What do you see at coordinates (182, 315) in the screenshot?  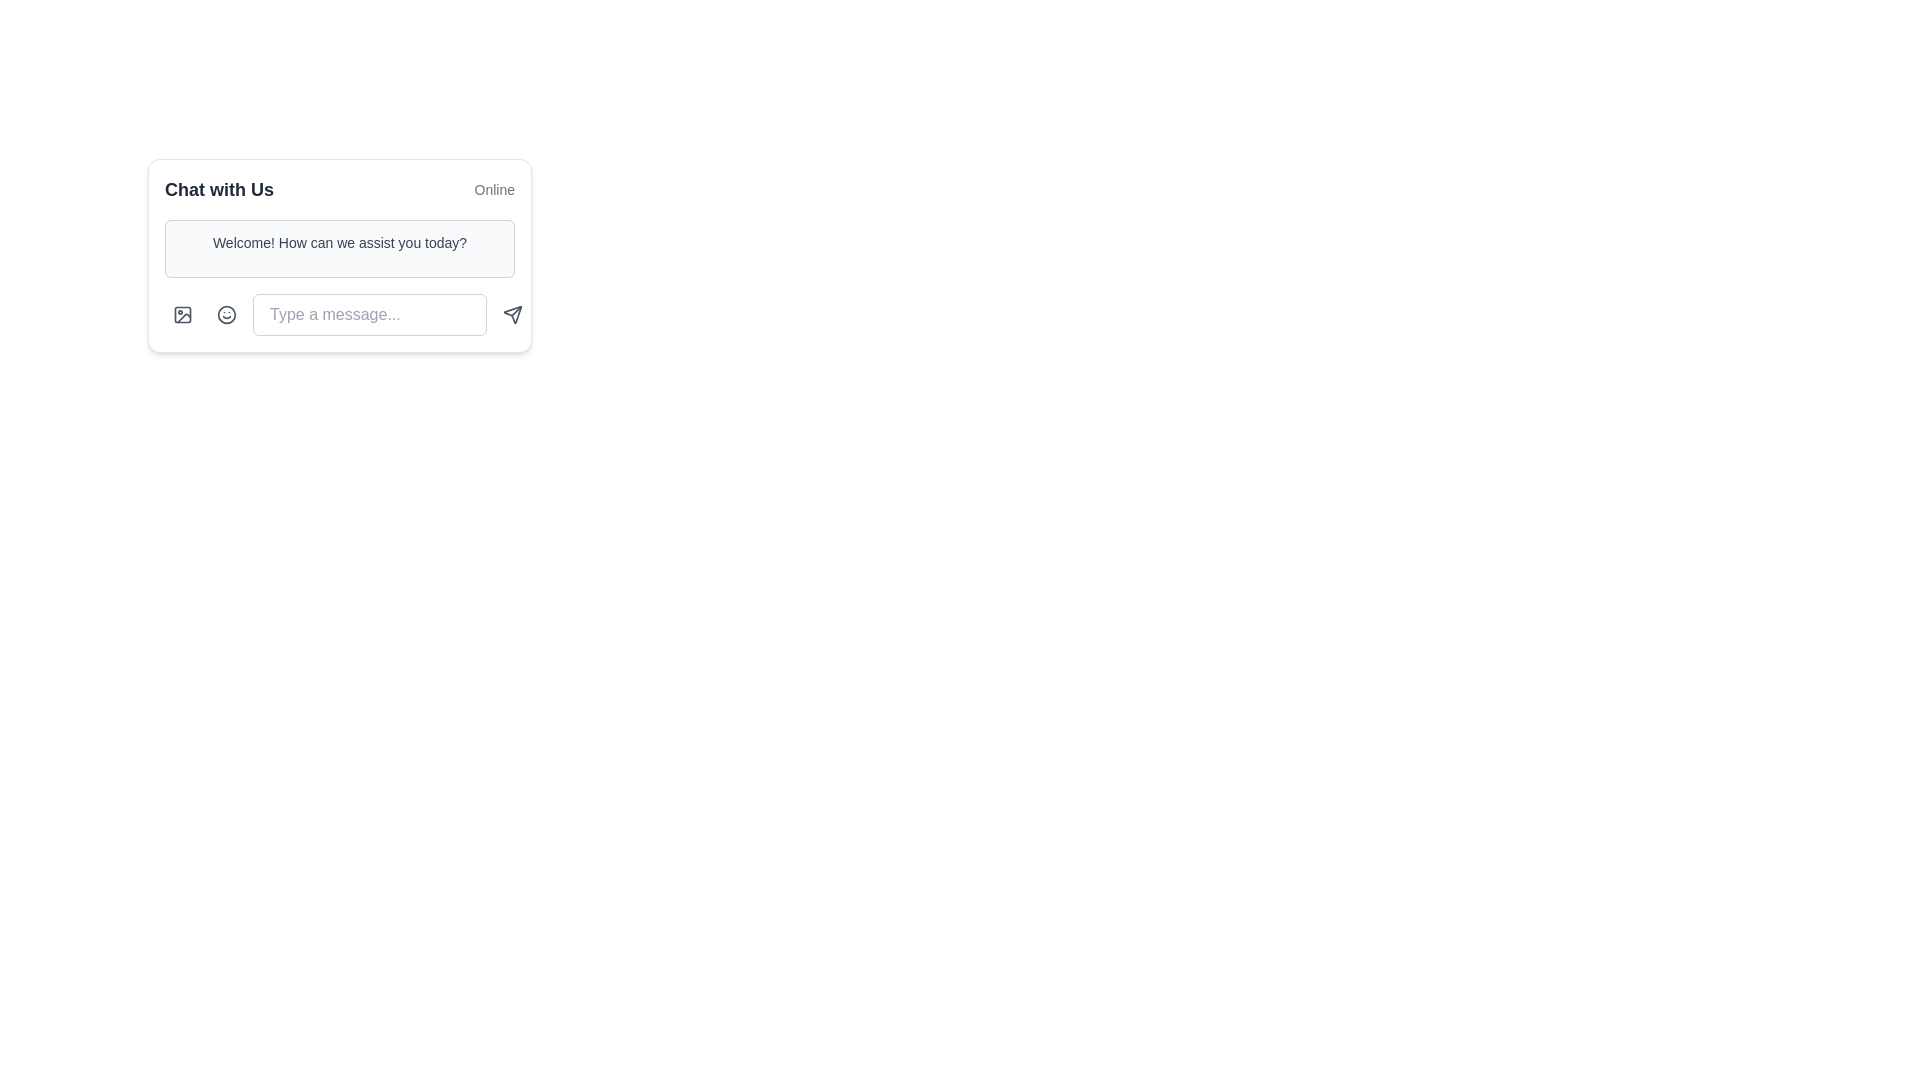 I see `onto the rounded icon button with a gray border located` at bounding box center [182, 315].